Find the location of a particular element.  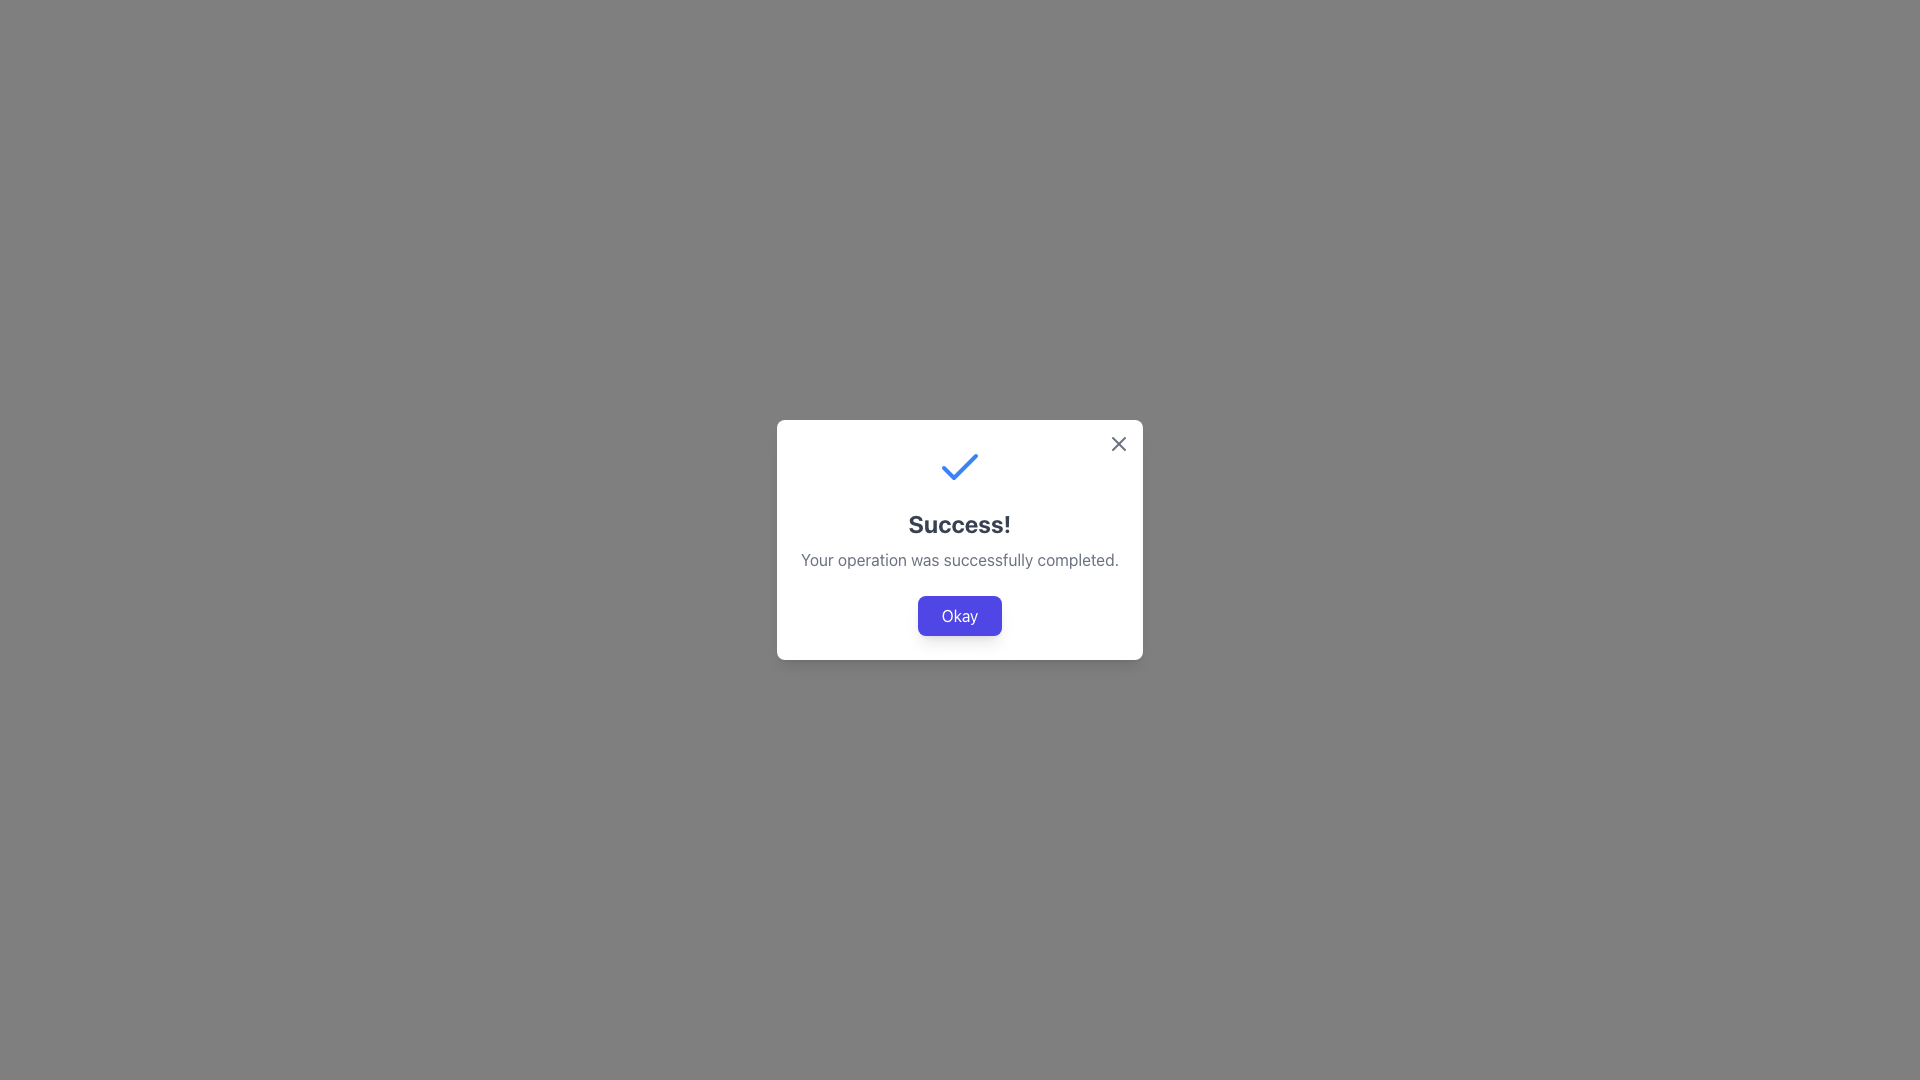

the checkmark icon that visually represents the completion of a process, located at the center-top of the modal dialog box above the text 'Success!' and 'Your operation was successfully completed.' is located at coordinates (960, 467).